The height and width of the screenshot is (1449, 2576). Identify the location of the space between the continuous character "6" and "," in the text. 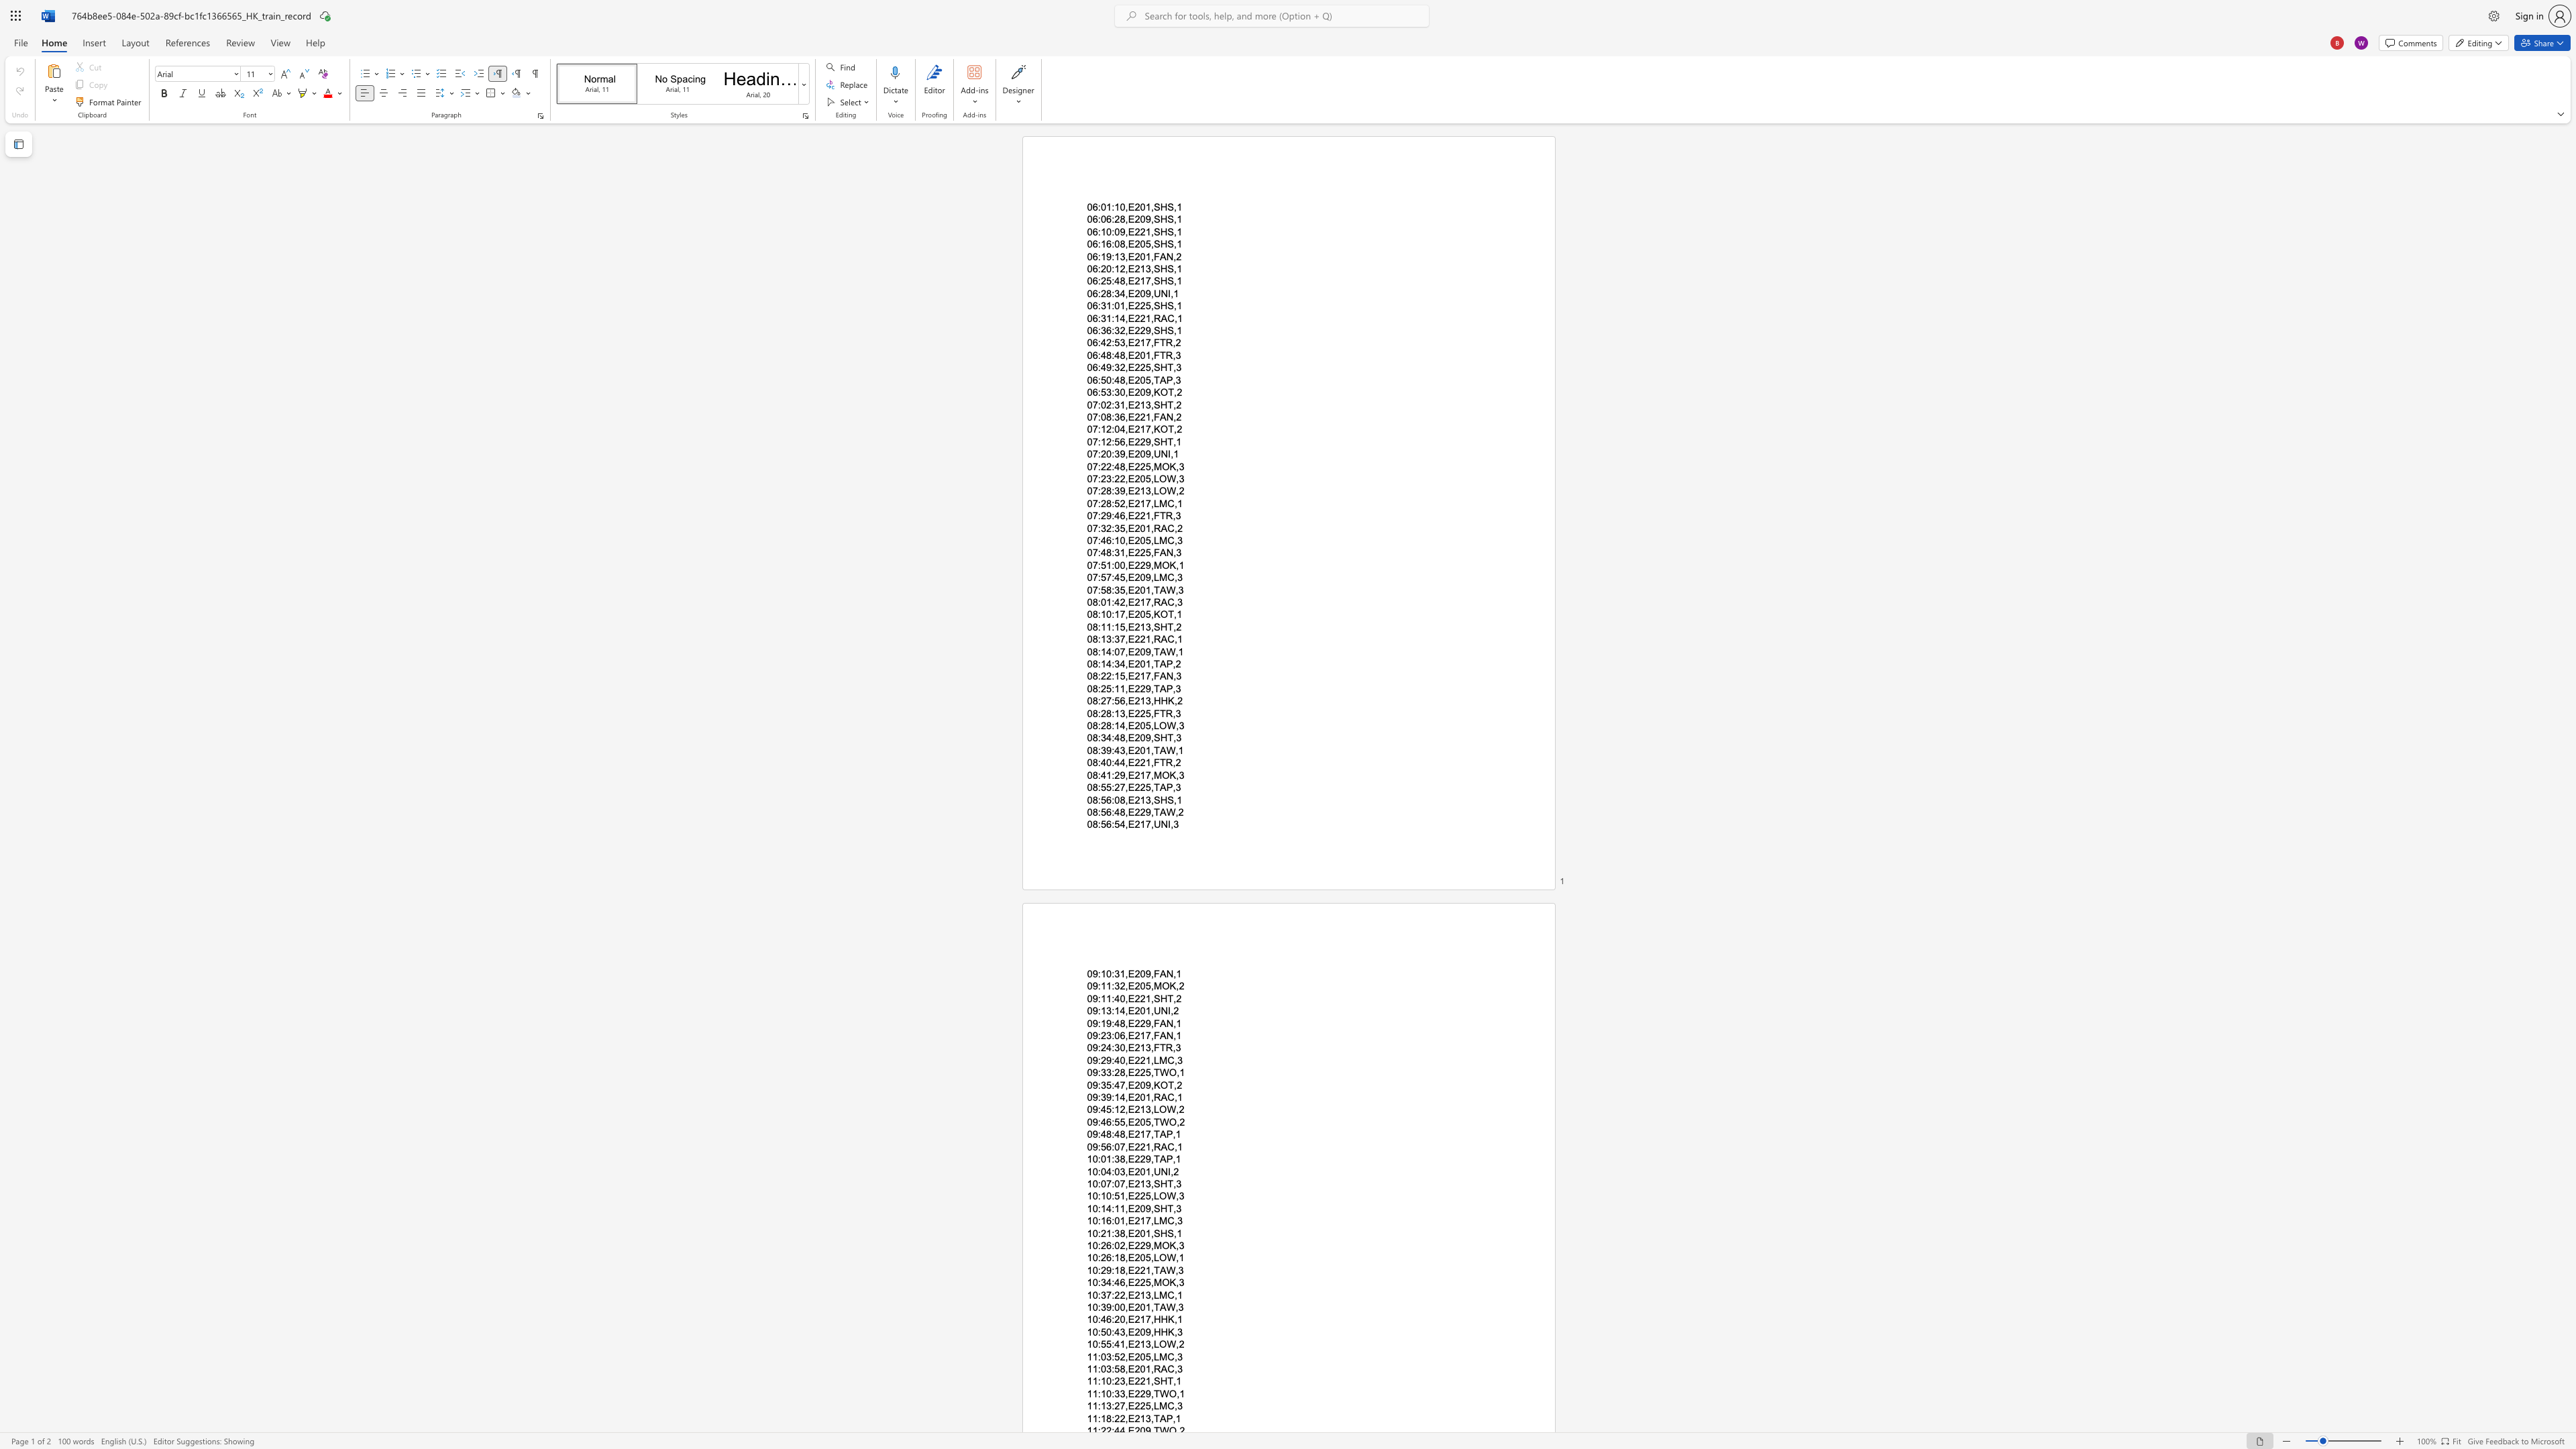
(1124, 515).